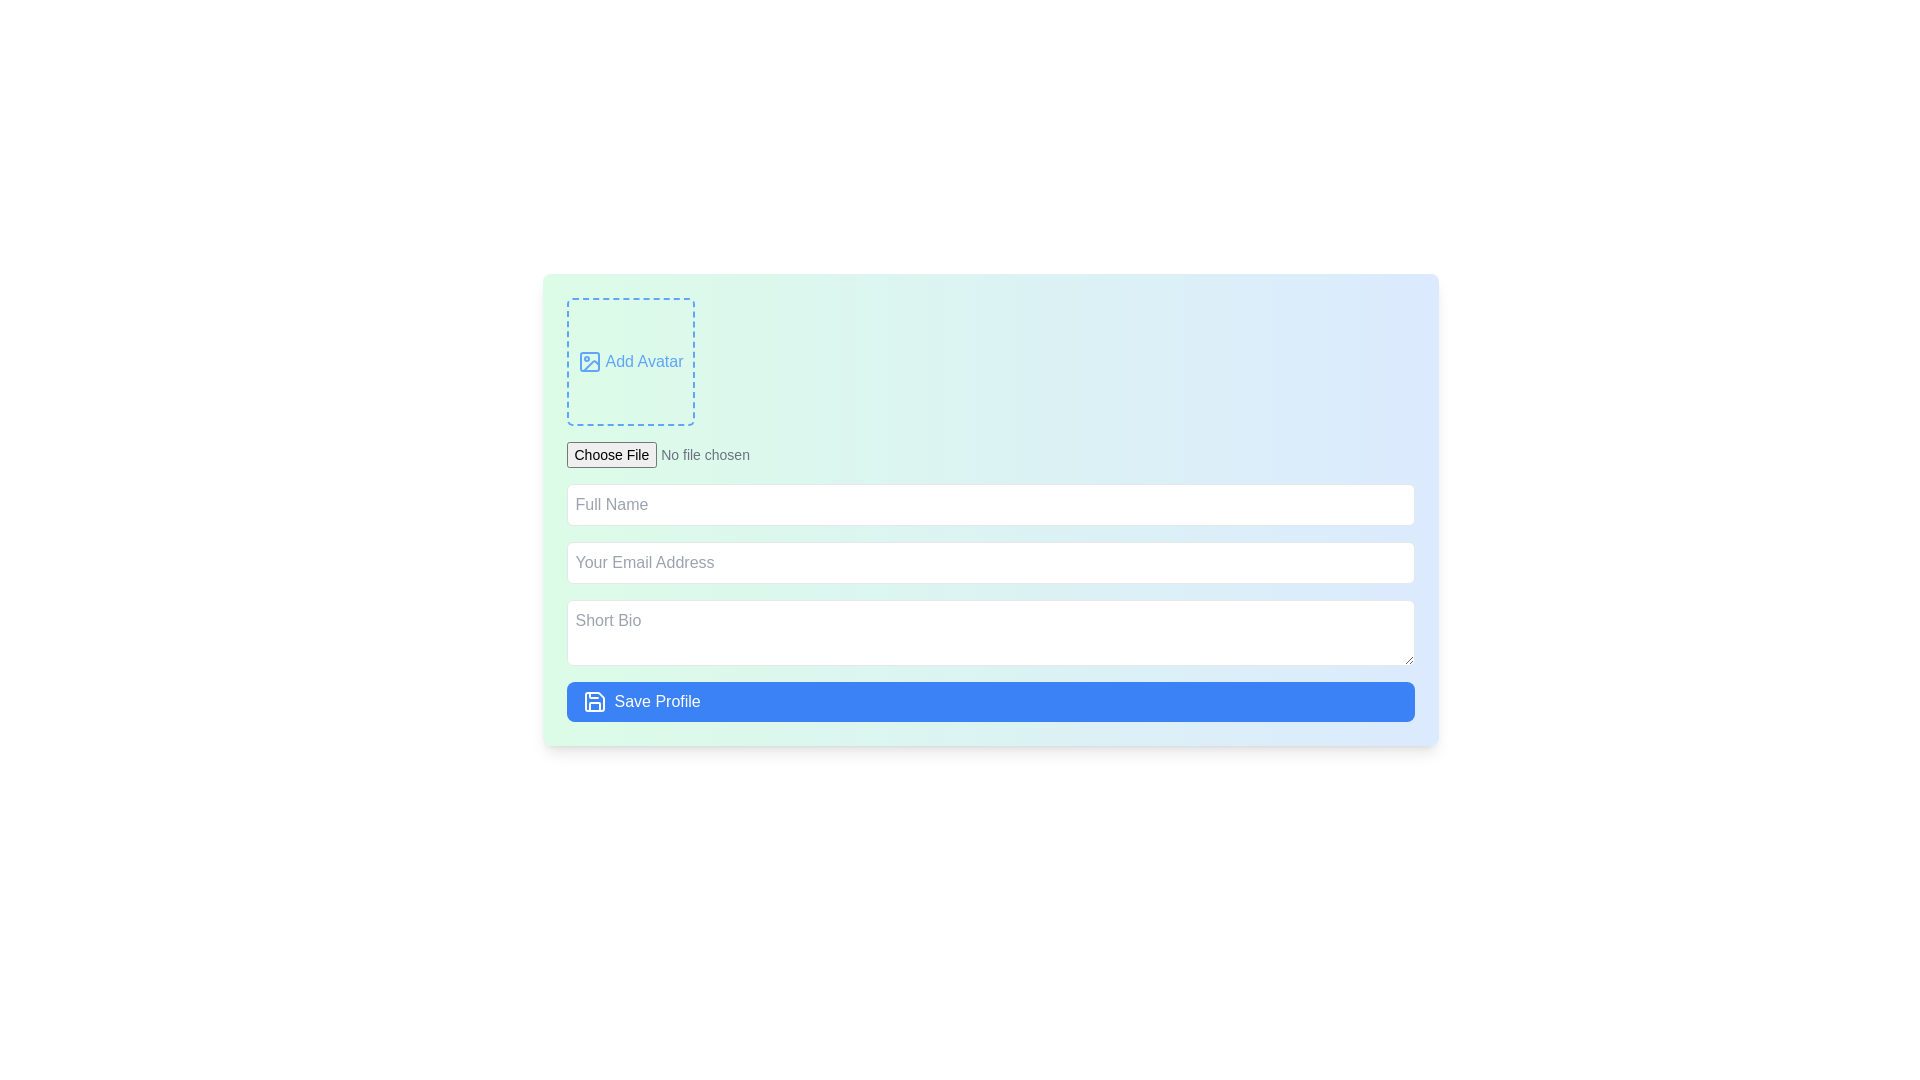  Describe the element at coordinates (644, 362) in the screenshot. I see `the static text label displaying 'Add Avatar', which is styled in blue and located within a dashed rectangle at the top-left area of the form interface` at that location.